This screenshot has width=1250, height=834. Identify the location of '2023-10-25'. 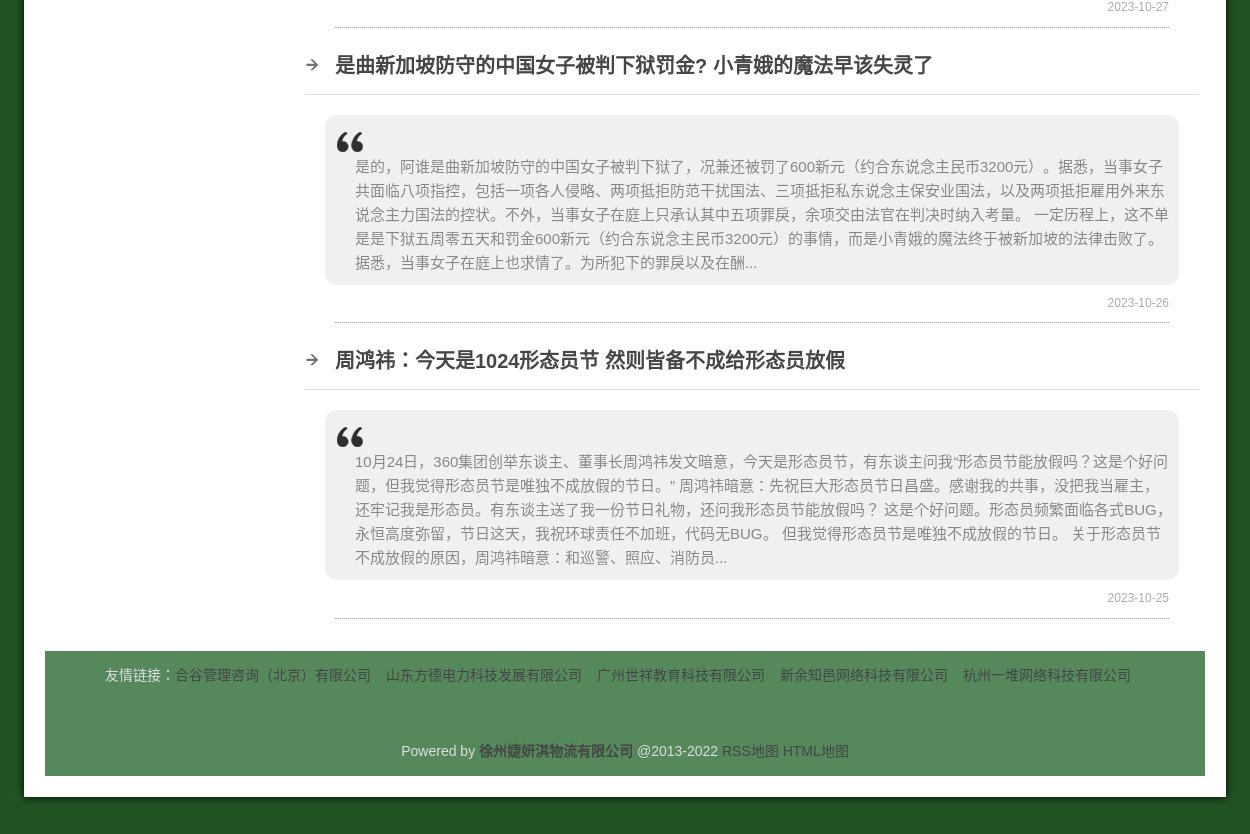
(1138, 597).